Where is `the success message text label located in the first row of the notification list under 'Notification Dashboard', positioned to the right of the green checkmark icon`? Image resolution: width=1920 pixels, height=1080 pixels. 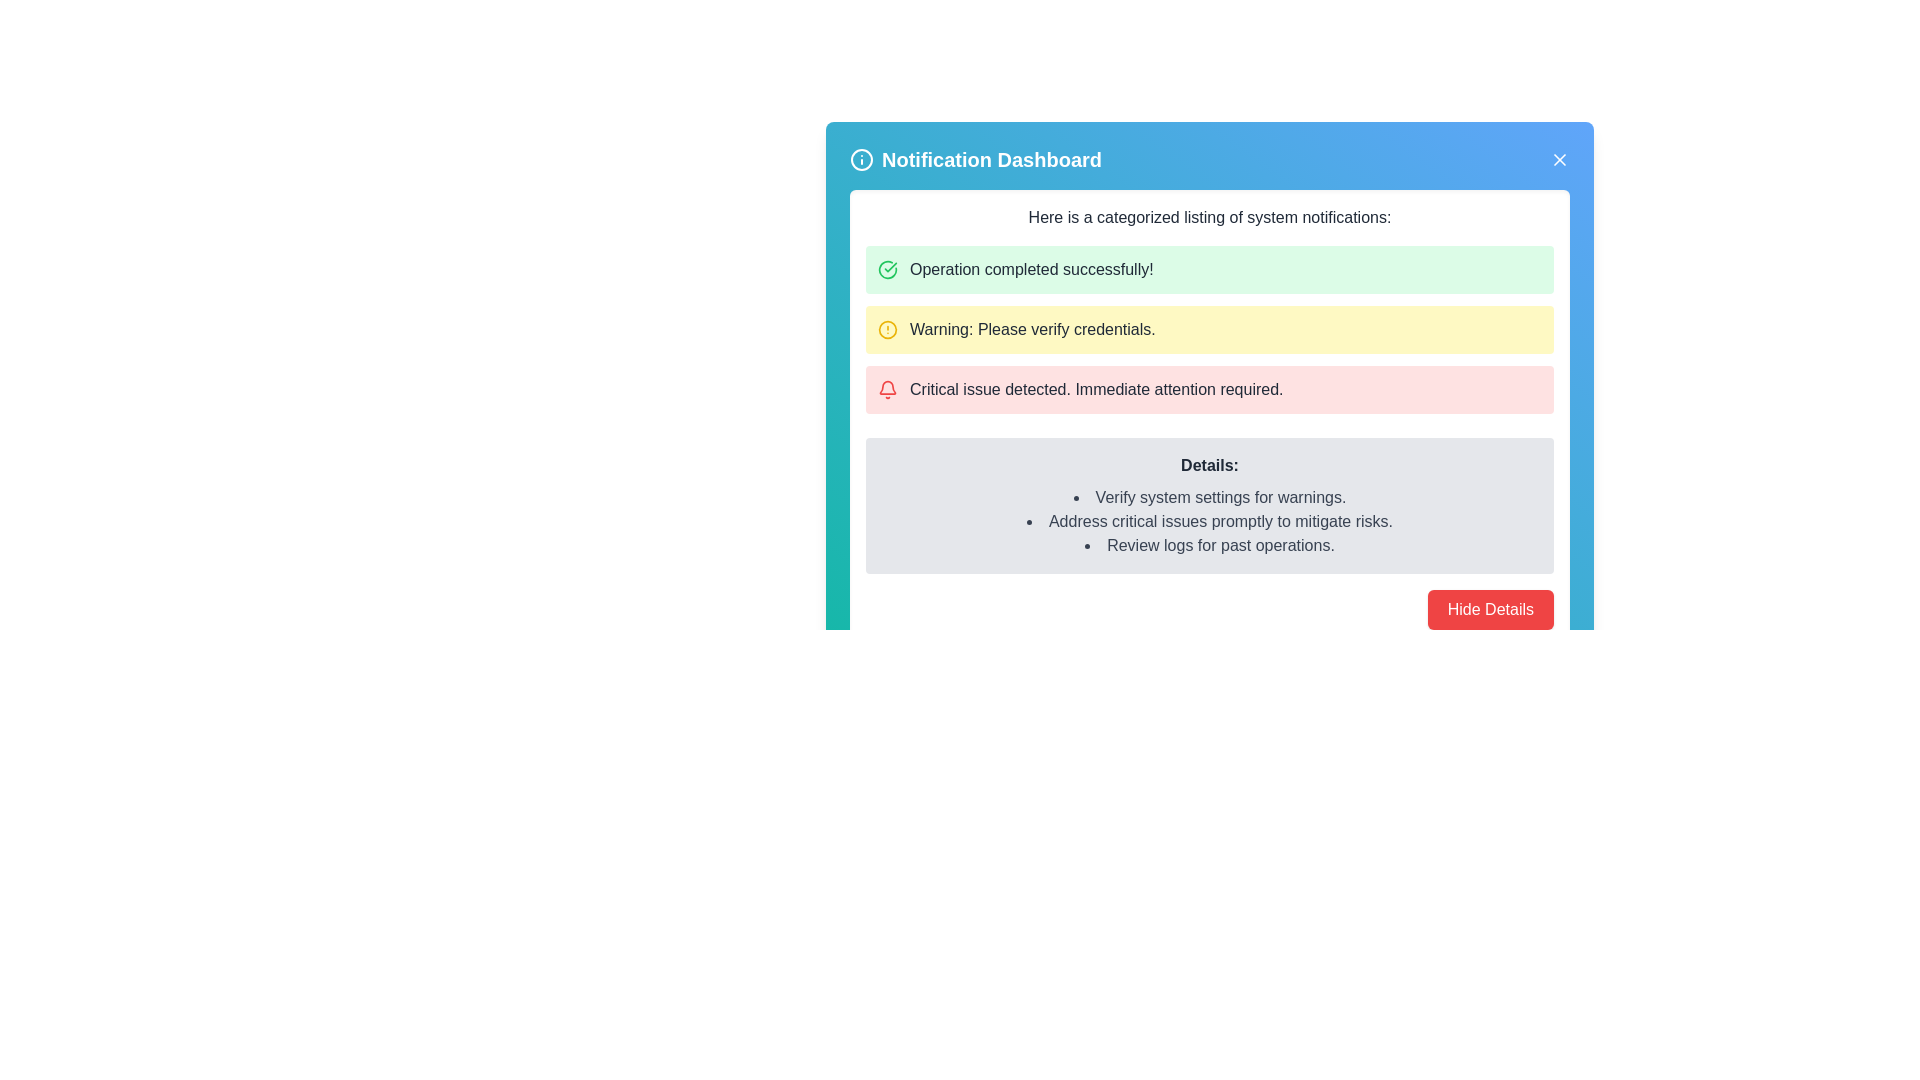 the success message text label located in the first row of the notification list under 'Notification Dashboard', positioned to the right of the green checkmark icon is located at coordinates (1031, 270).